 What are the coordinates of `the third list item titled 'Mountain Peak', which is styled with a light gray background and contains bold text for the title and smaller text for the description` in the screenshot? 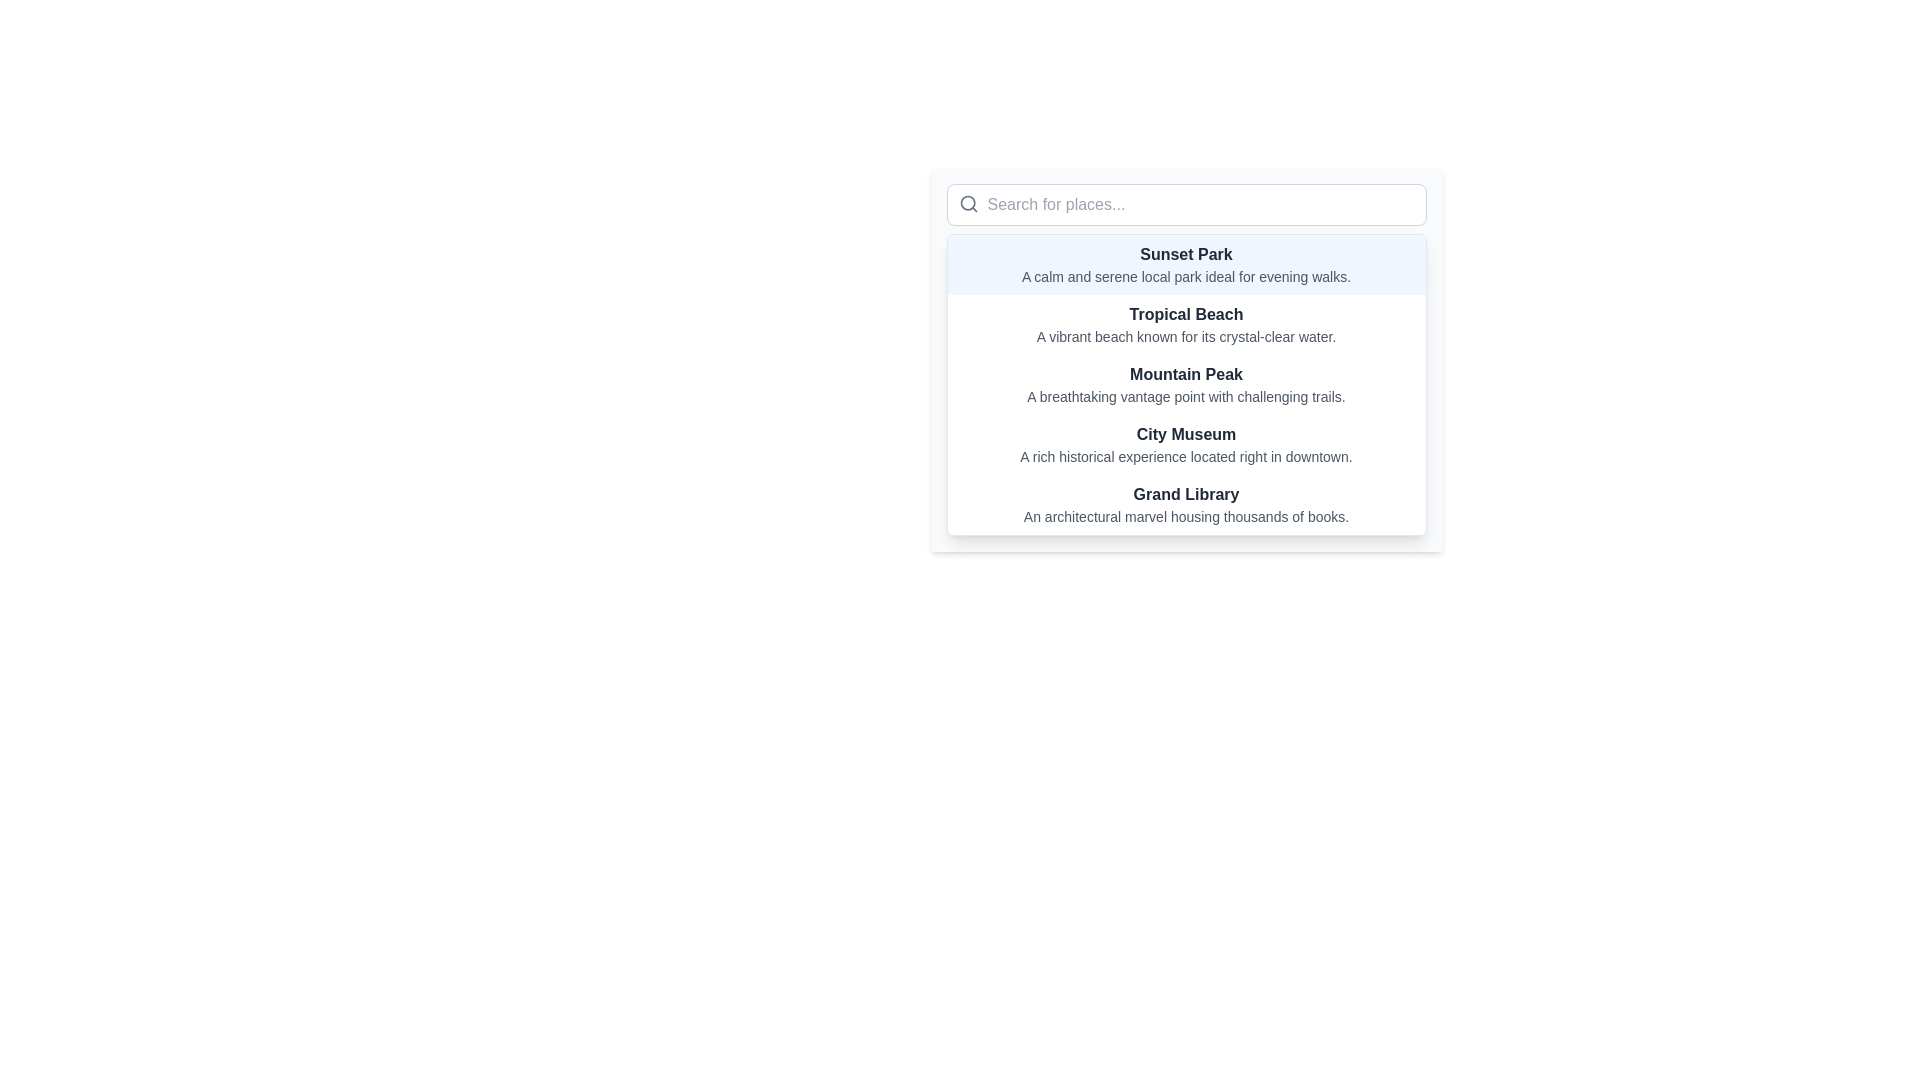 It's located at (1186, 358).